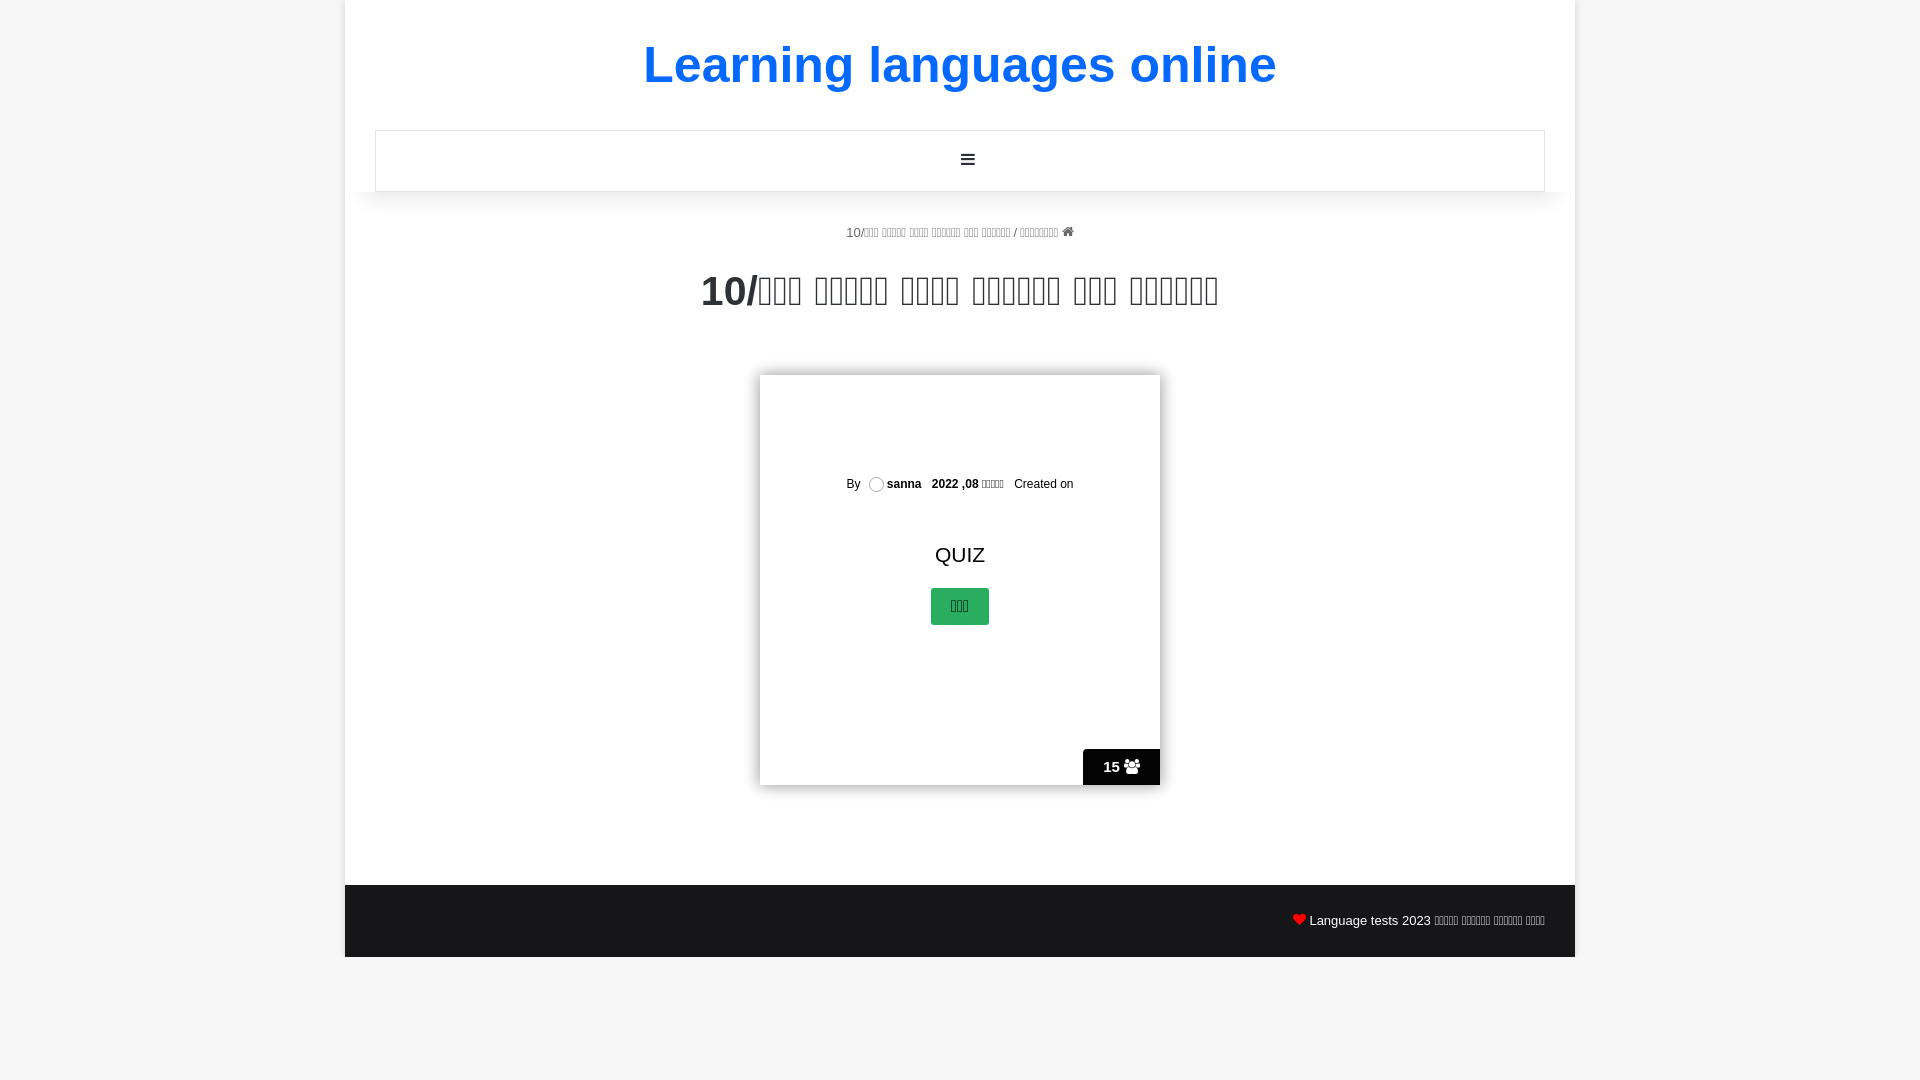 Image resolution: width=1920 pixels, height=1080 pixels. Describe the element at coordinates (958, 64) in the screenshot. I see `'Learning languages online'` at that location.